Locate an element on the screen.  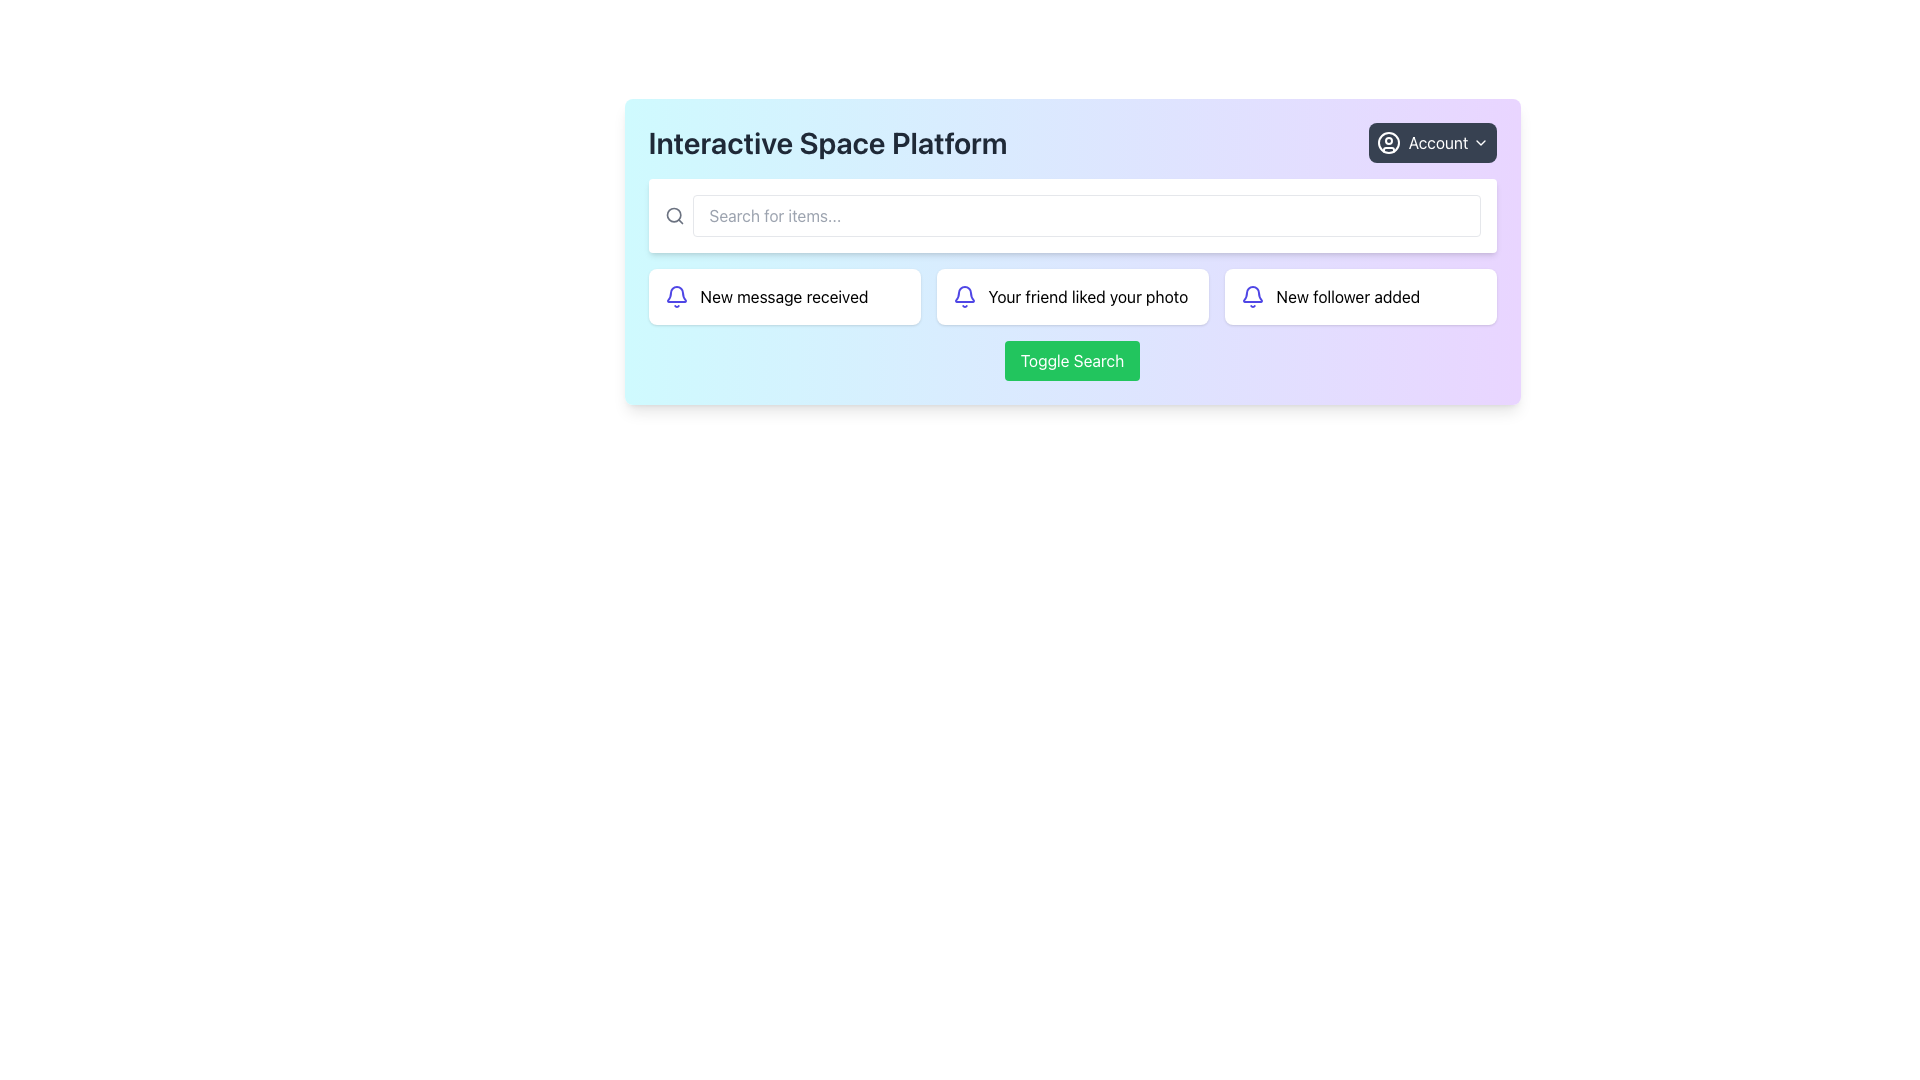
the notification text element that informs the user about an activity related to their photo is located at coordinates (1087, 297).